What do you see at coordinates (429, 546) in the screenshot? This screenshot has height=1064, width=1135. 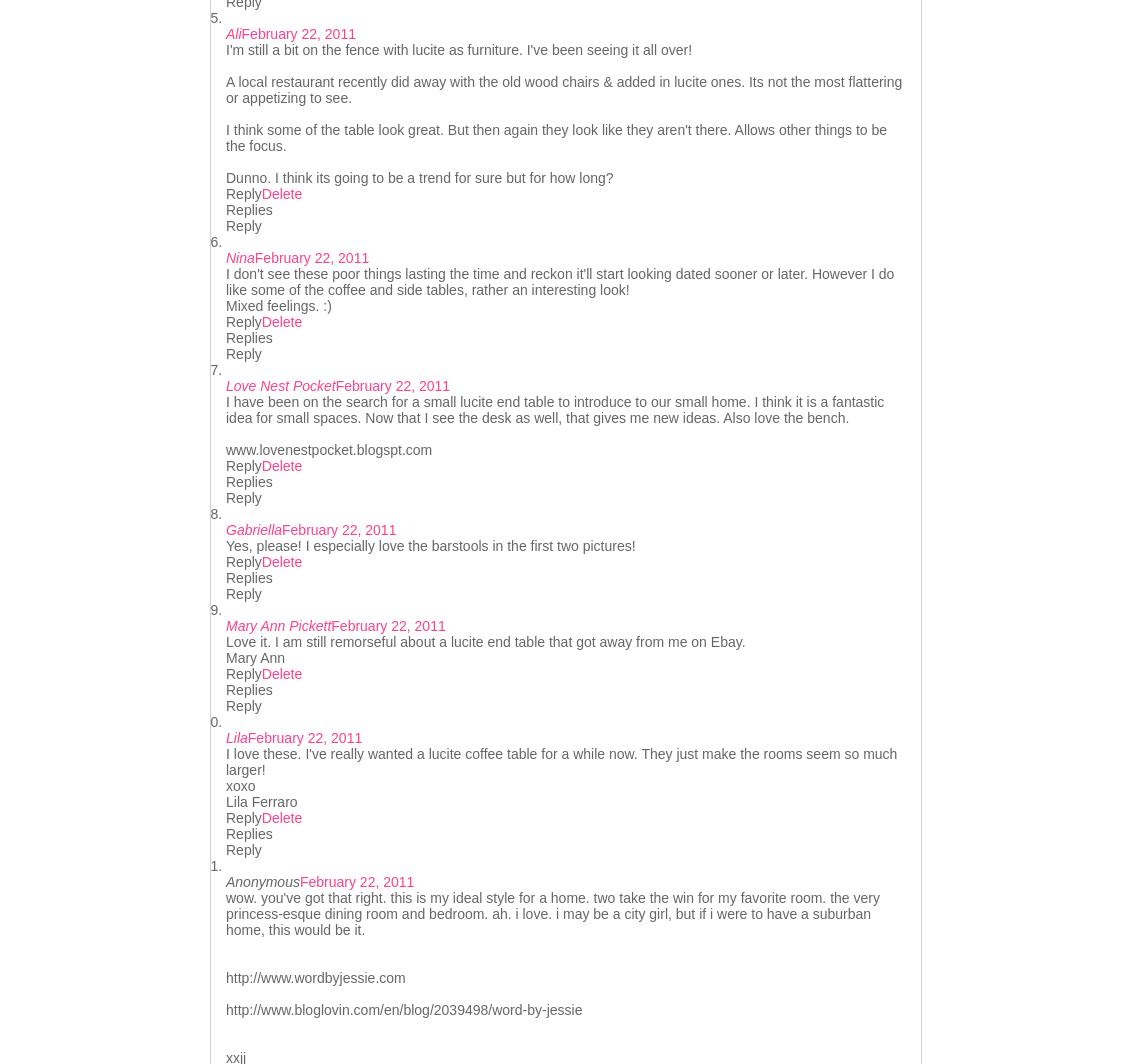 I see `'Yes, please! I especially love the barstools in the first two pictures!'` at bounding box center [429, 546].